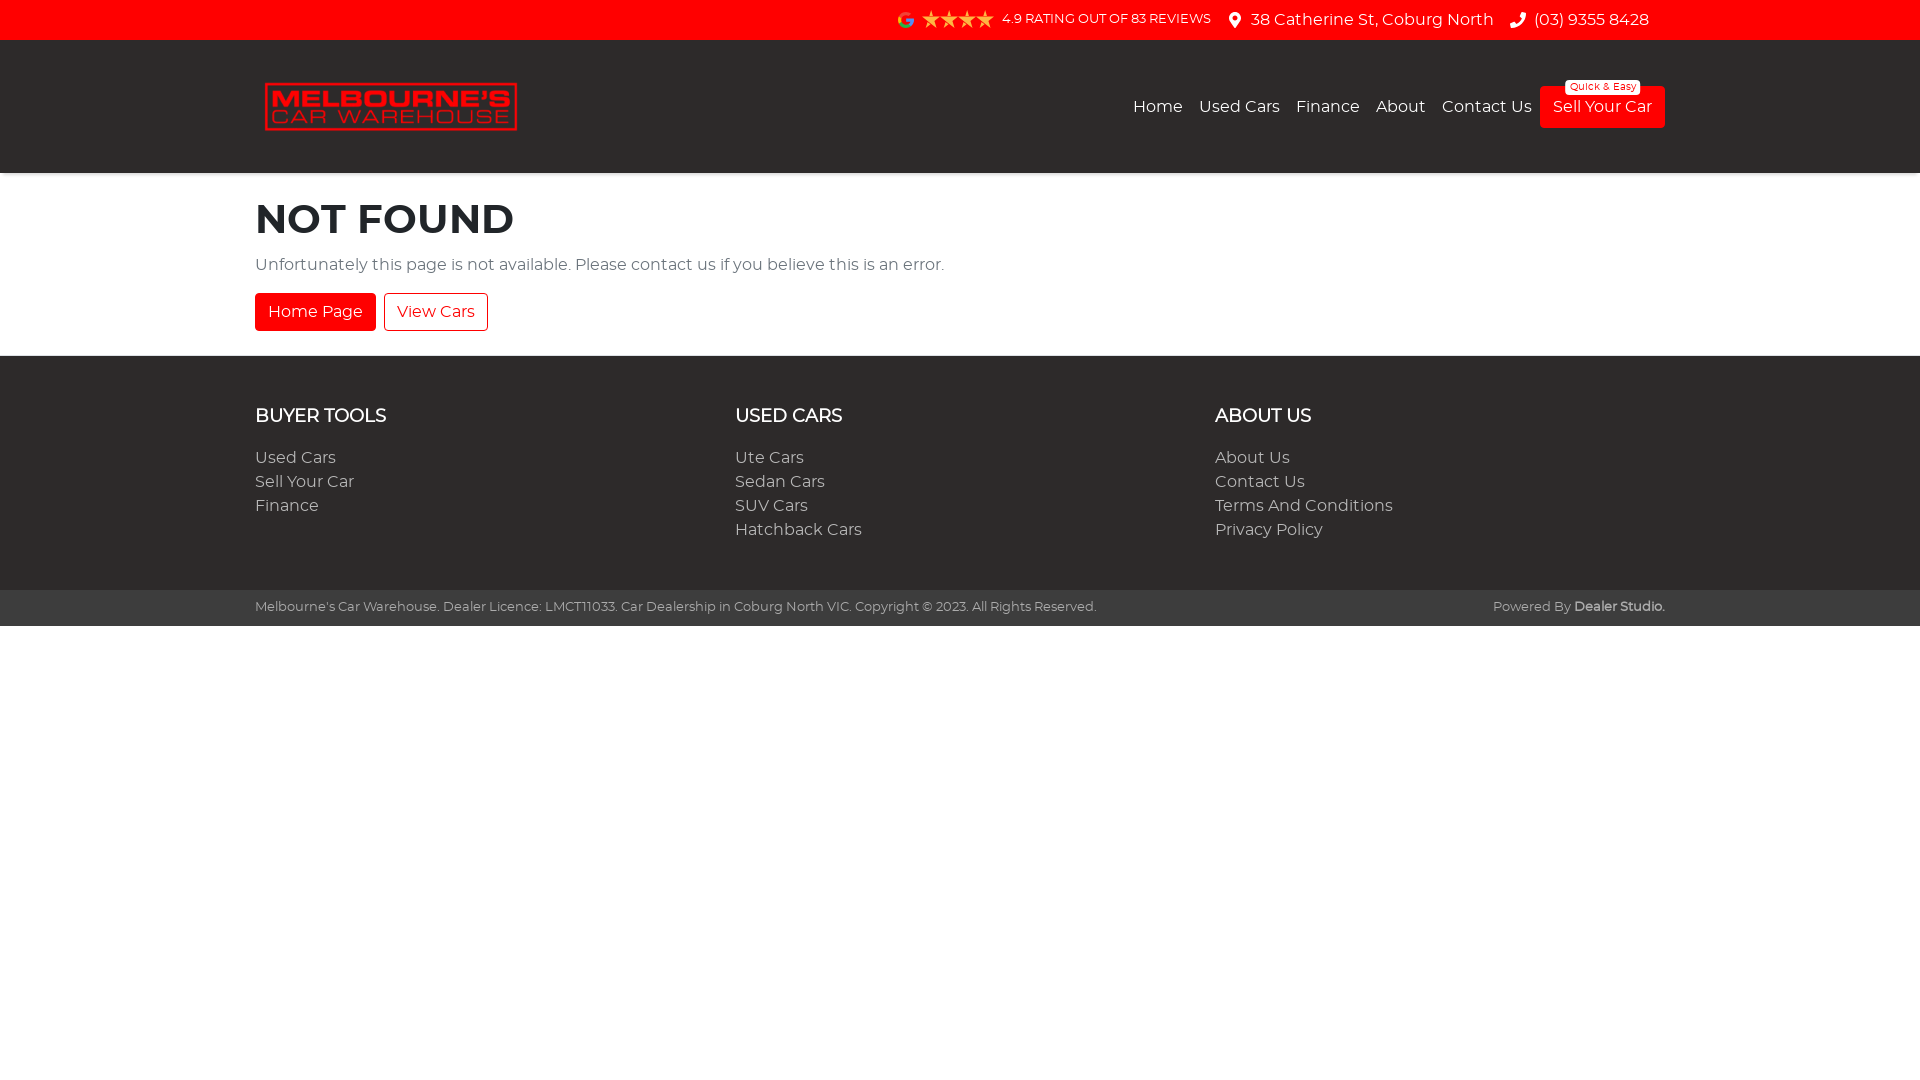  What do you see at coordinates (797, 528) in the screenshot?
I see `'Hatchback Cars'` at bounding box center [797, 528].